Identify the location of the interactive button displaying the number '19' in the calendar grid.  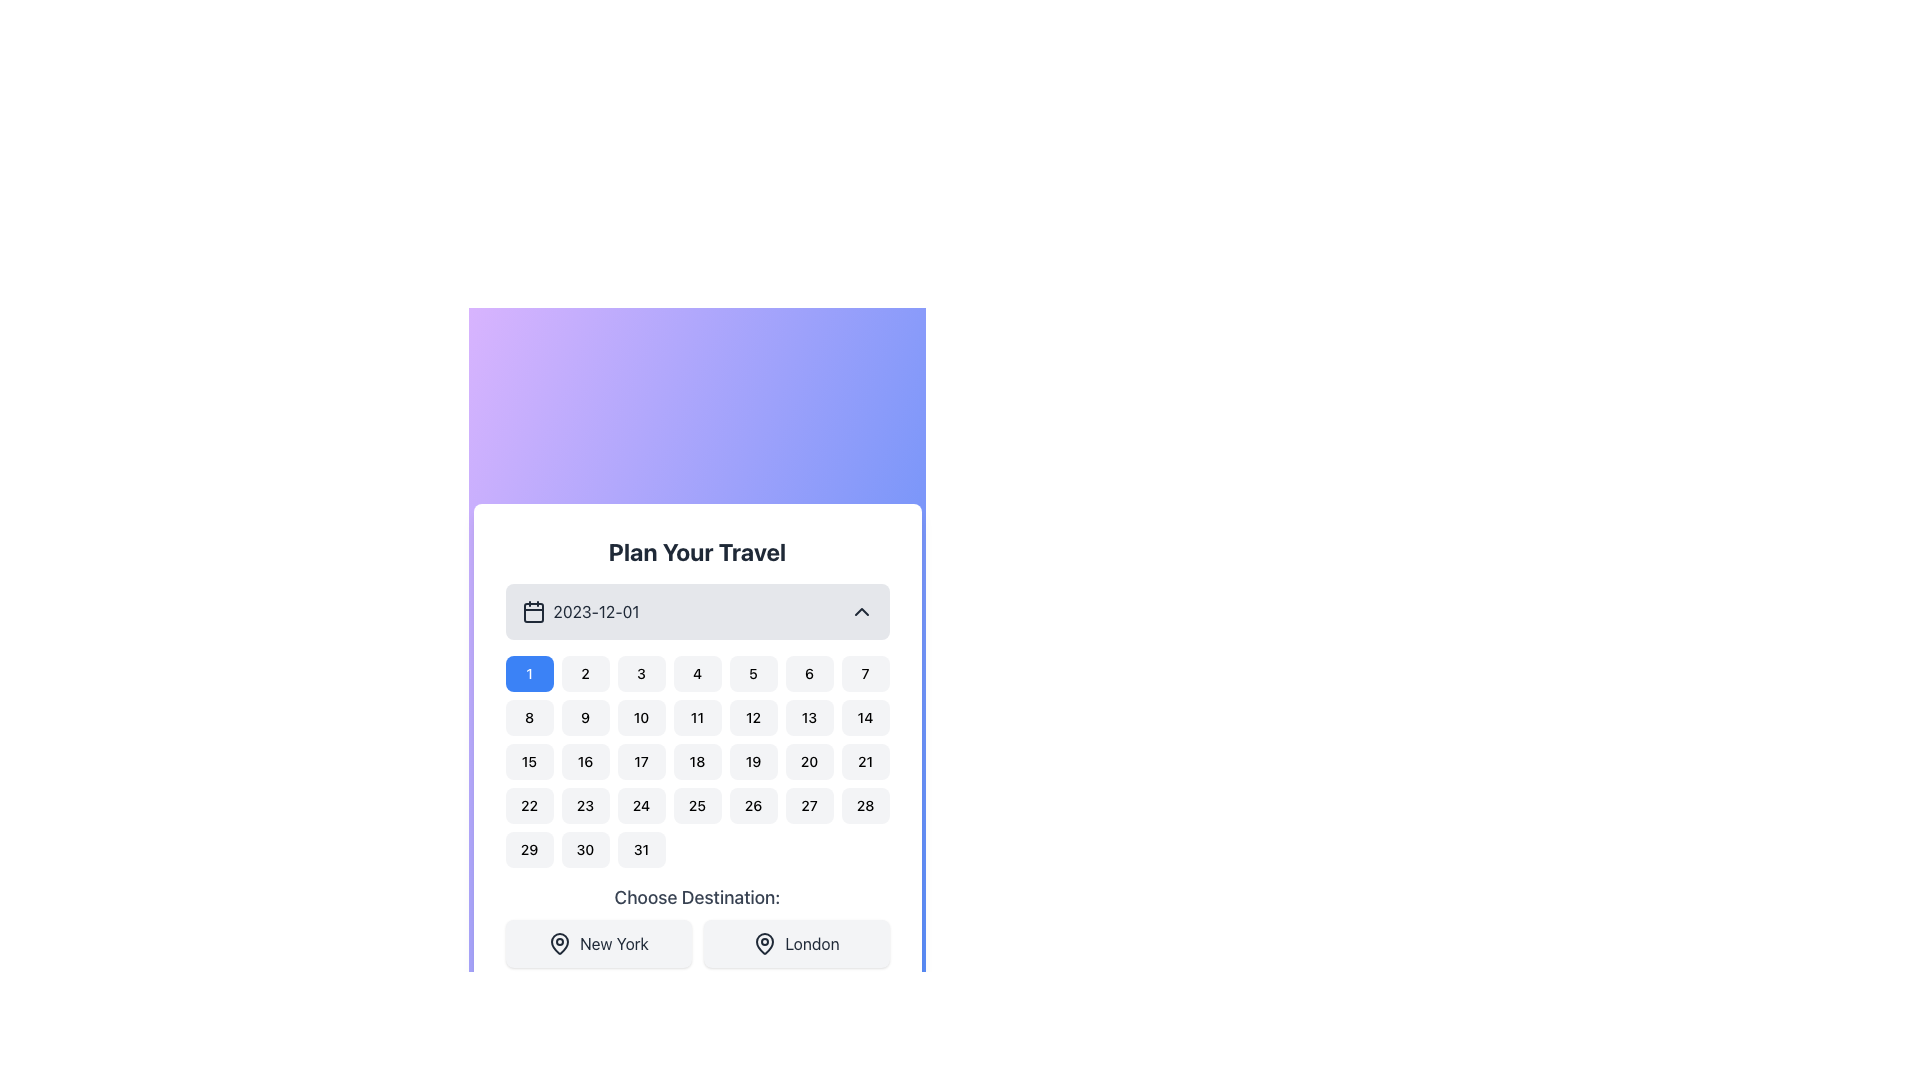
(752, 762).